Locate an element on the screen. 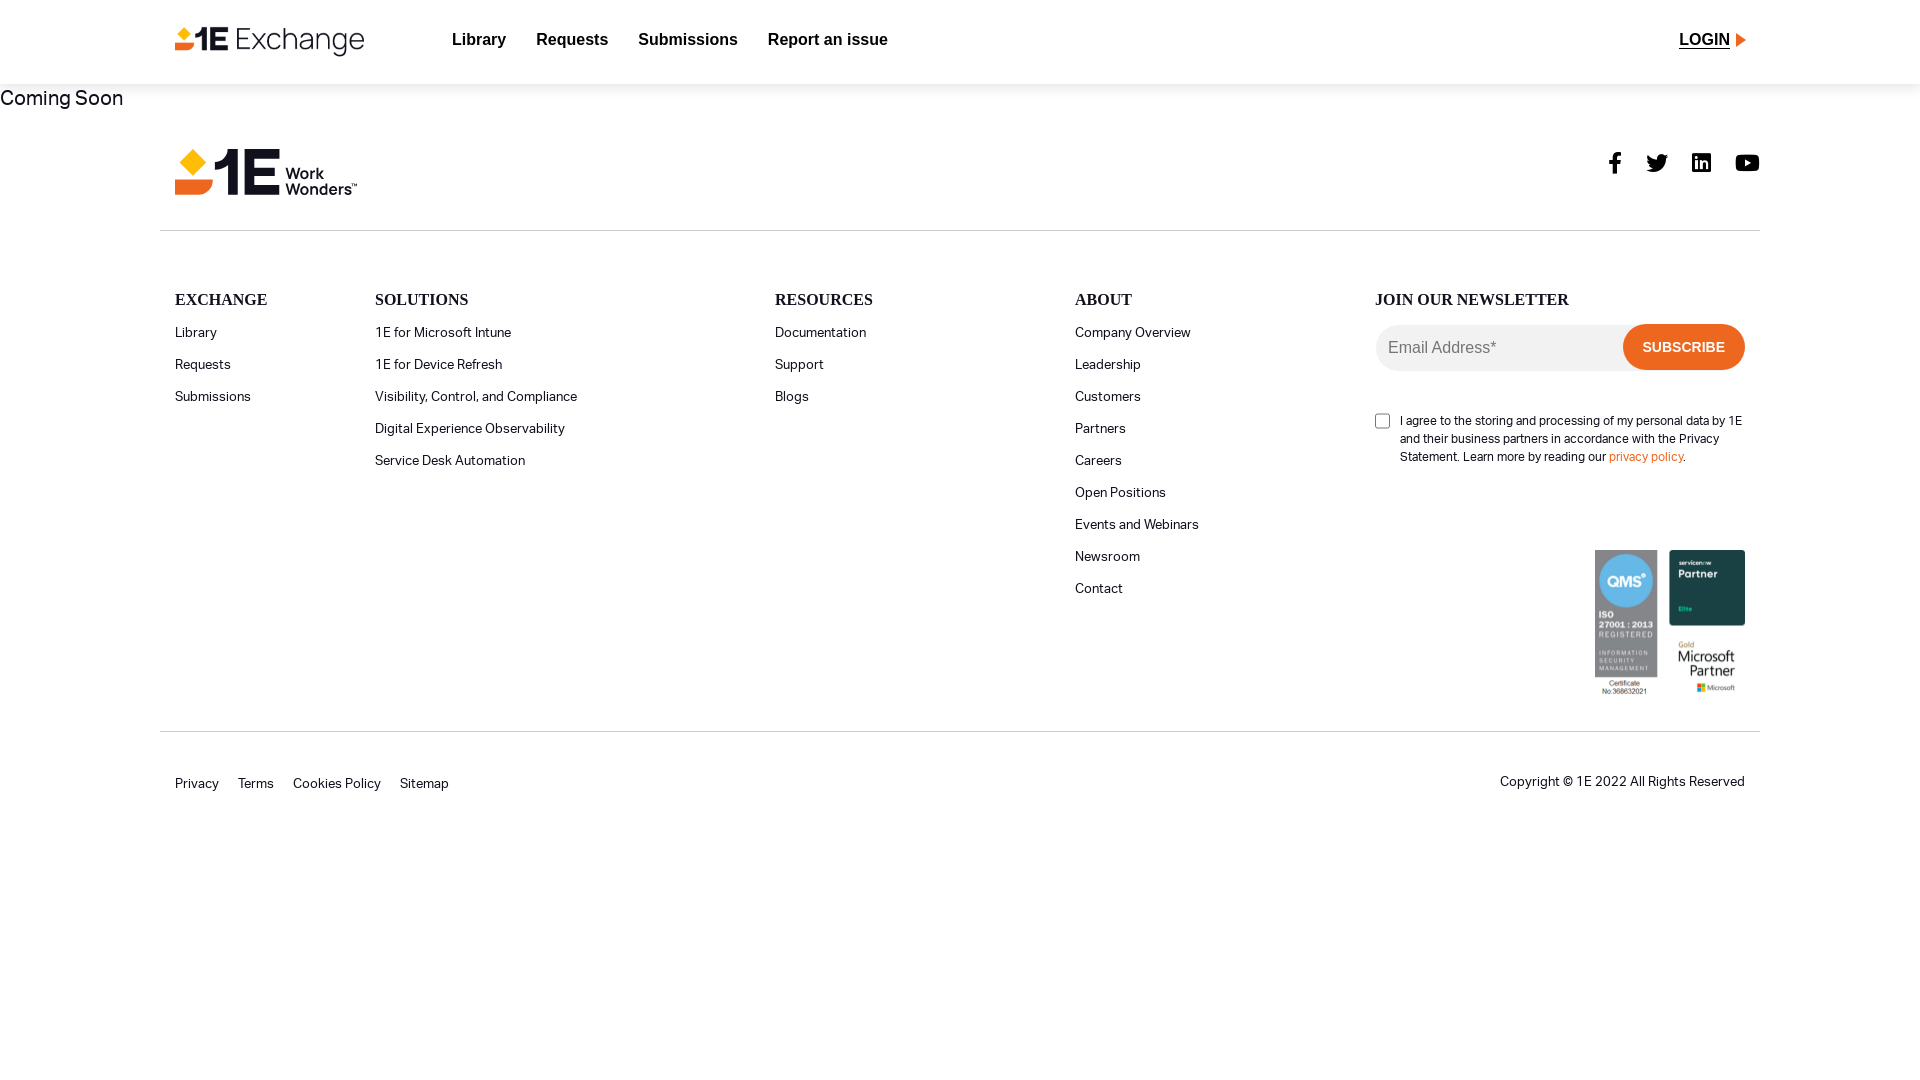 Image resolution: width=1920 pixels, height=1080 pixels. 'Requests' is located at coordinates (202, 365).